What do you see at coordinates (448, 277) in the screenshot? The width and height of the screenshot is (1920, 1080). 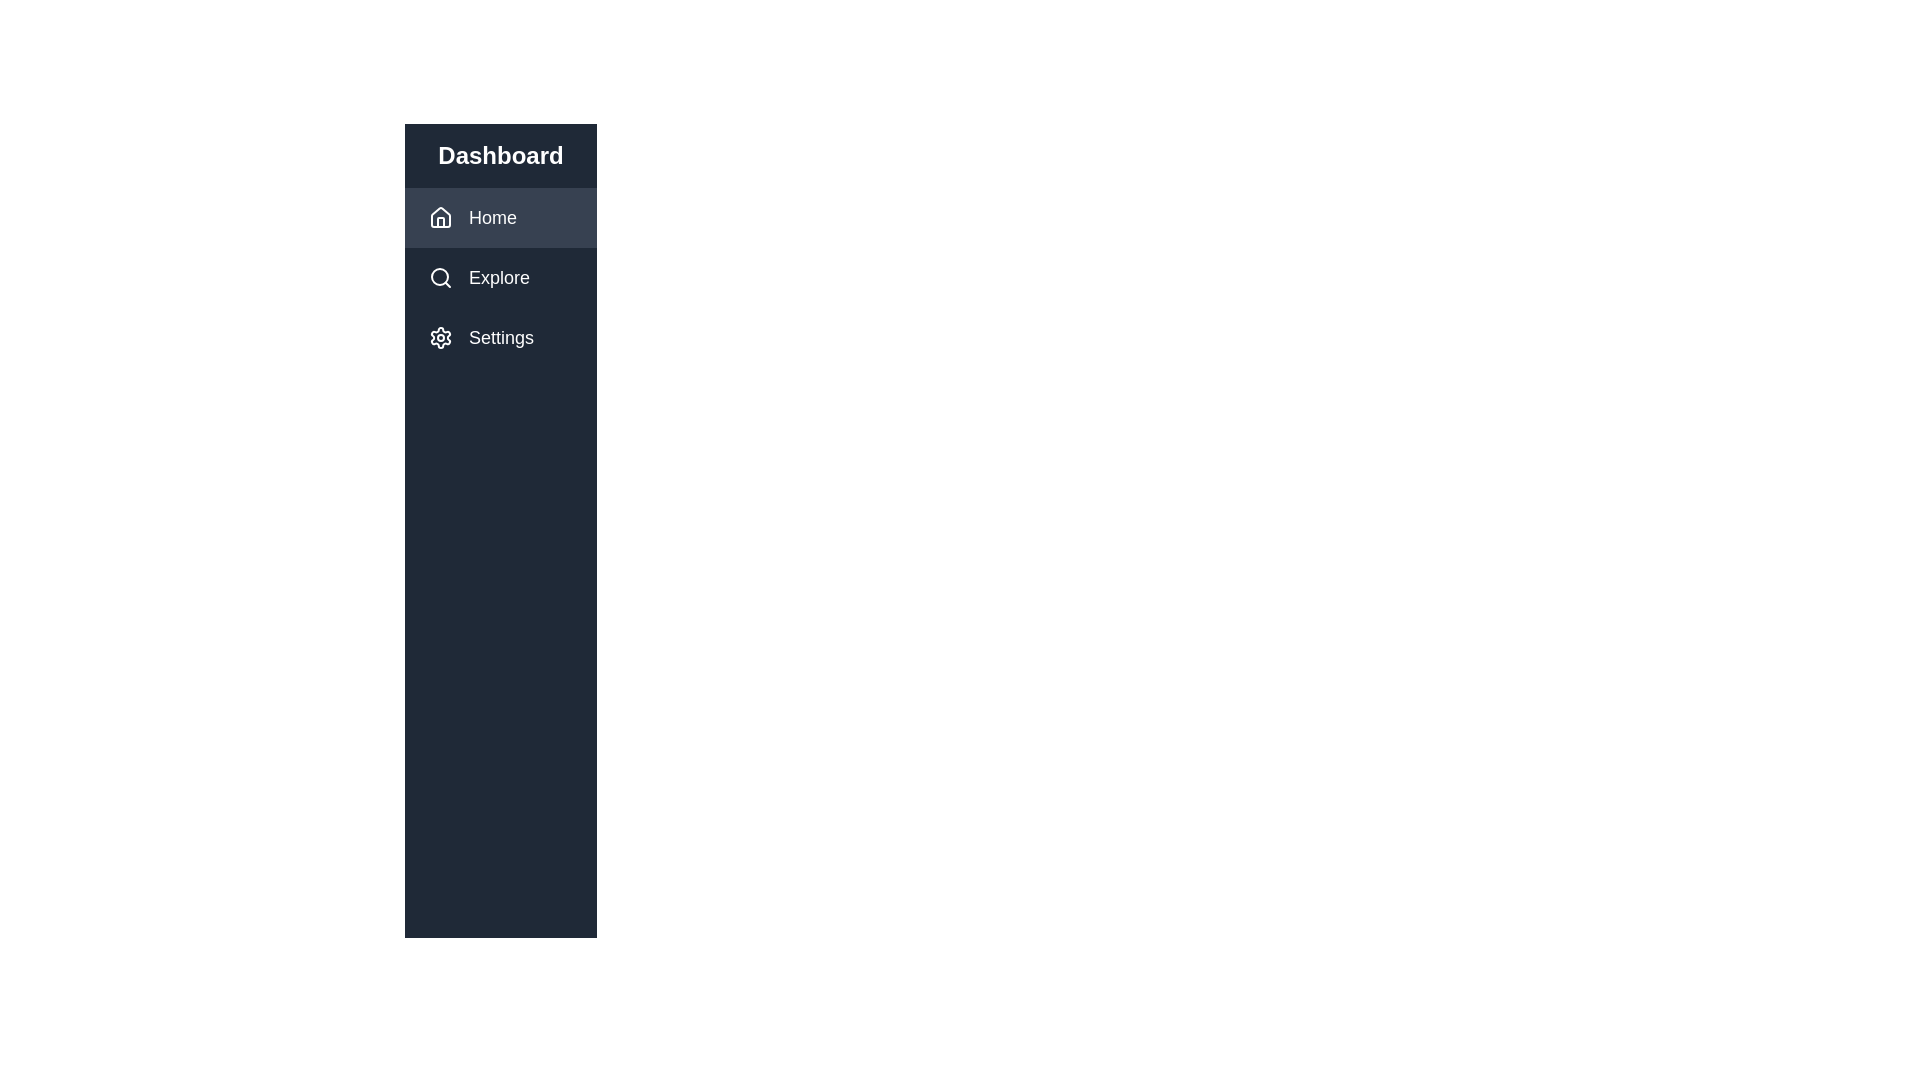 I see `the magnifying glass icon representing the search function located in the 'Explore' section of the left vertical navigation menu` at bounding box center [448, 277].